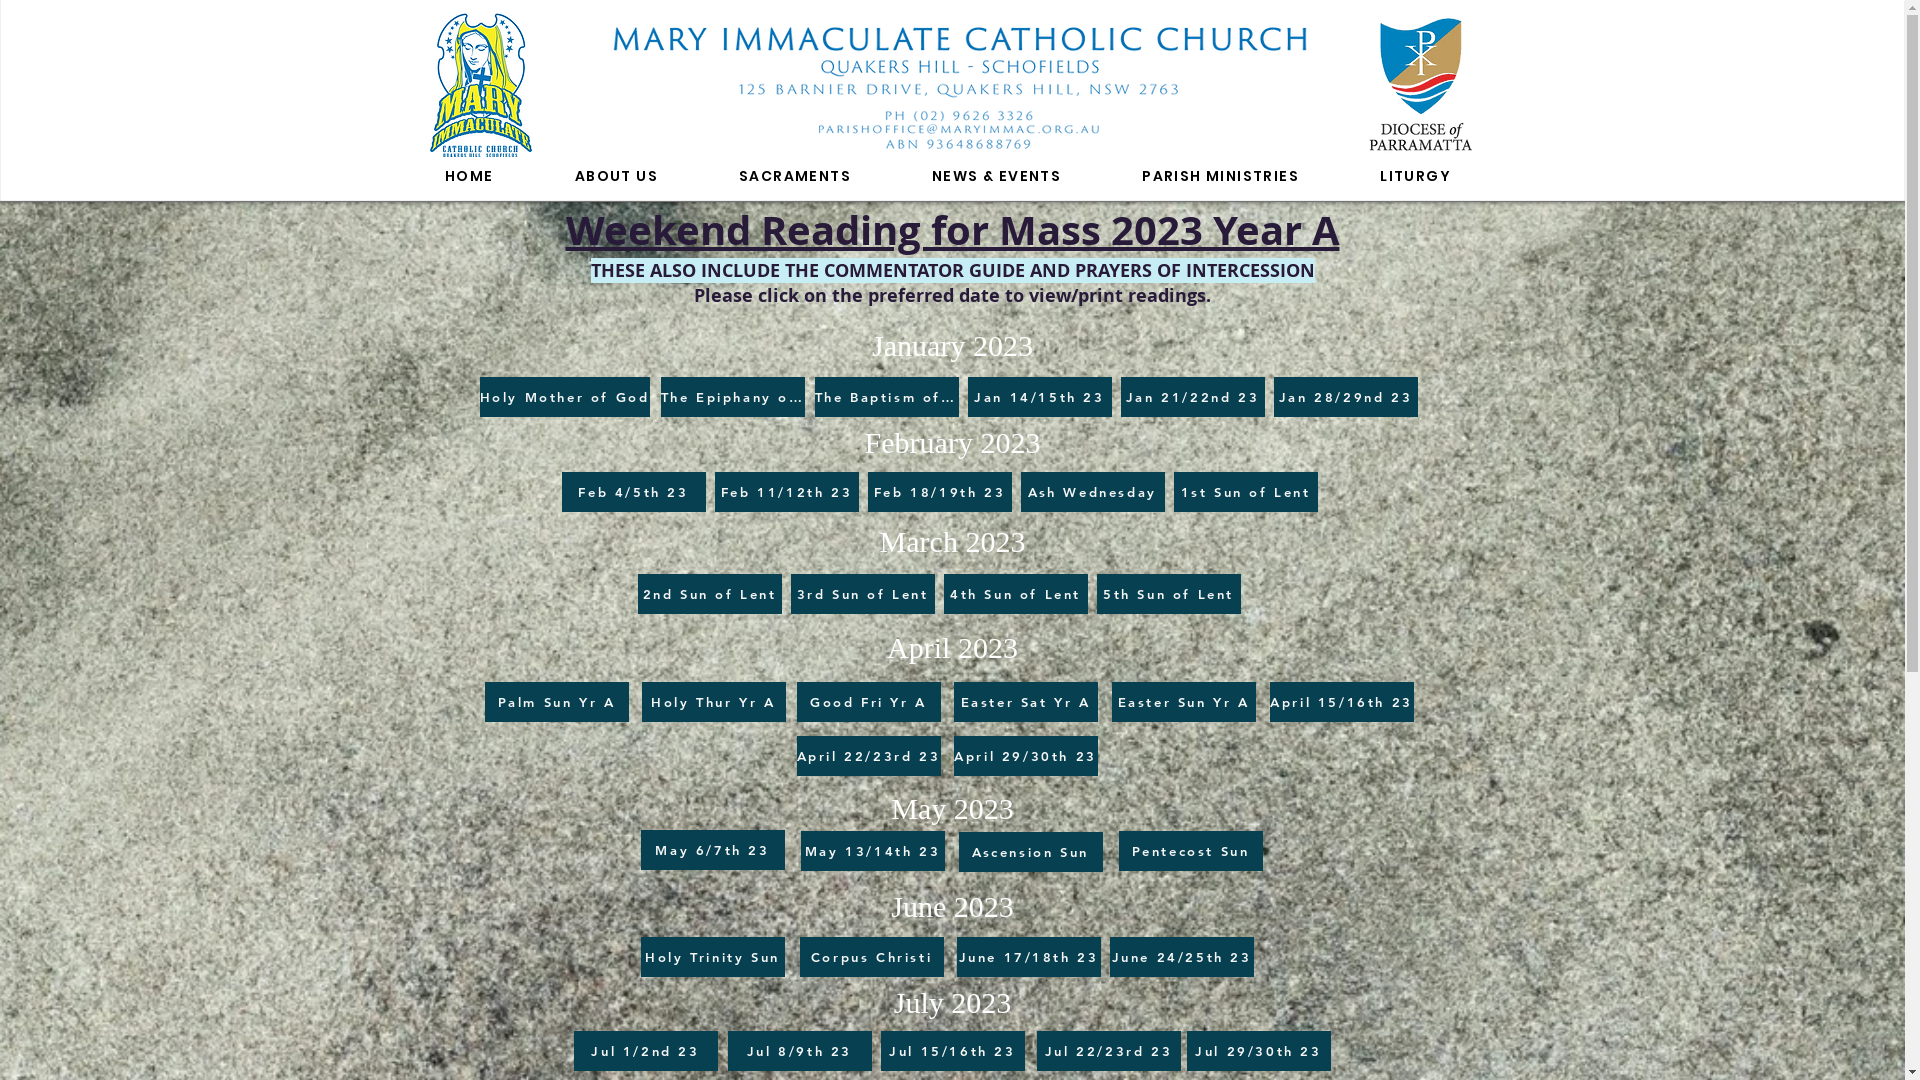  I want to click on 'Jan 14/15th 23', so click(1040, 397).